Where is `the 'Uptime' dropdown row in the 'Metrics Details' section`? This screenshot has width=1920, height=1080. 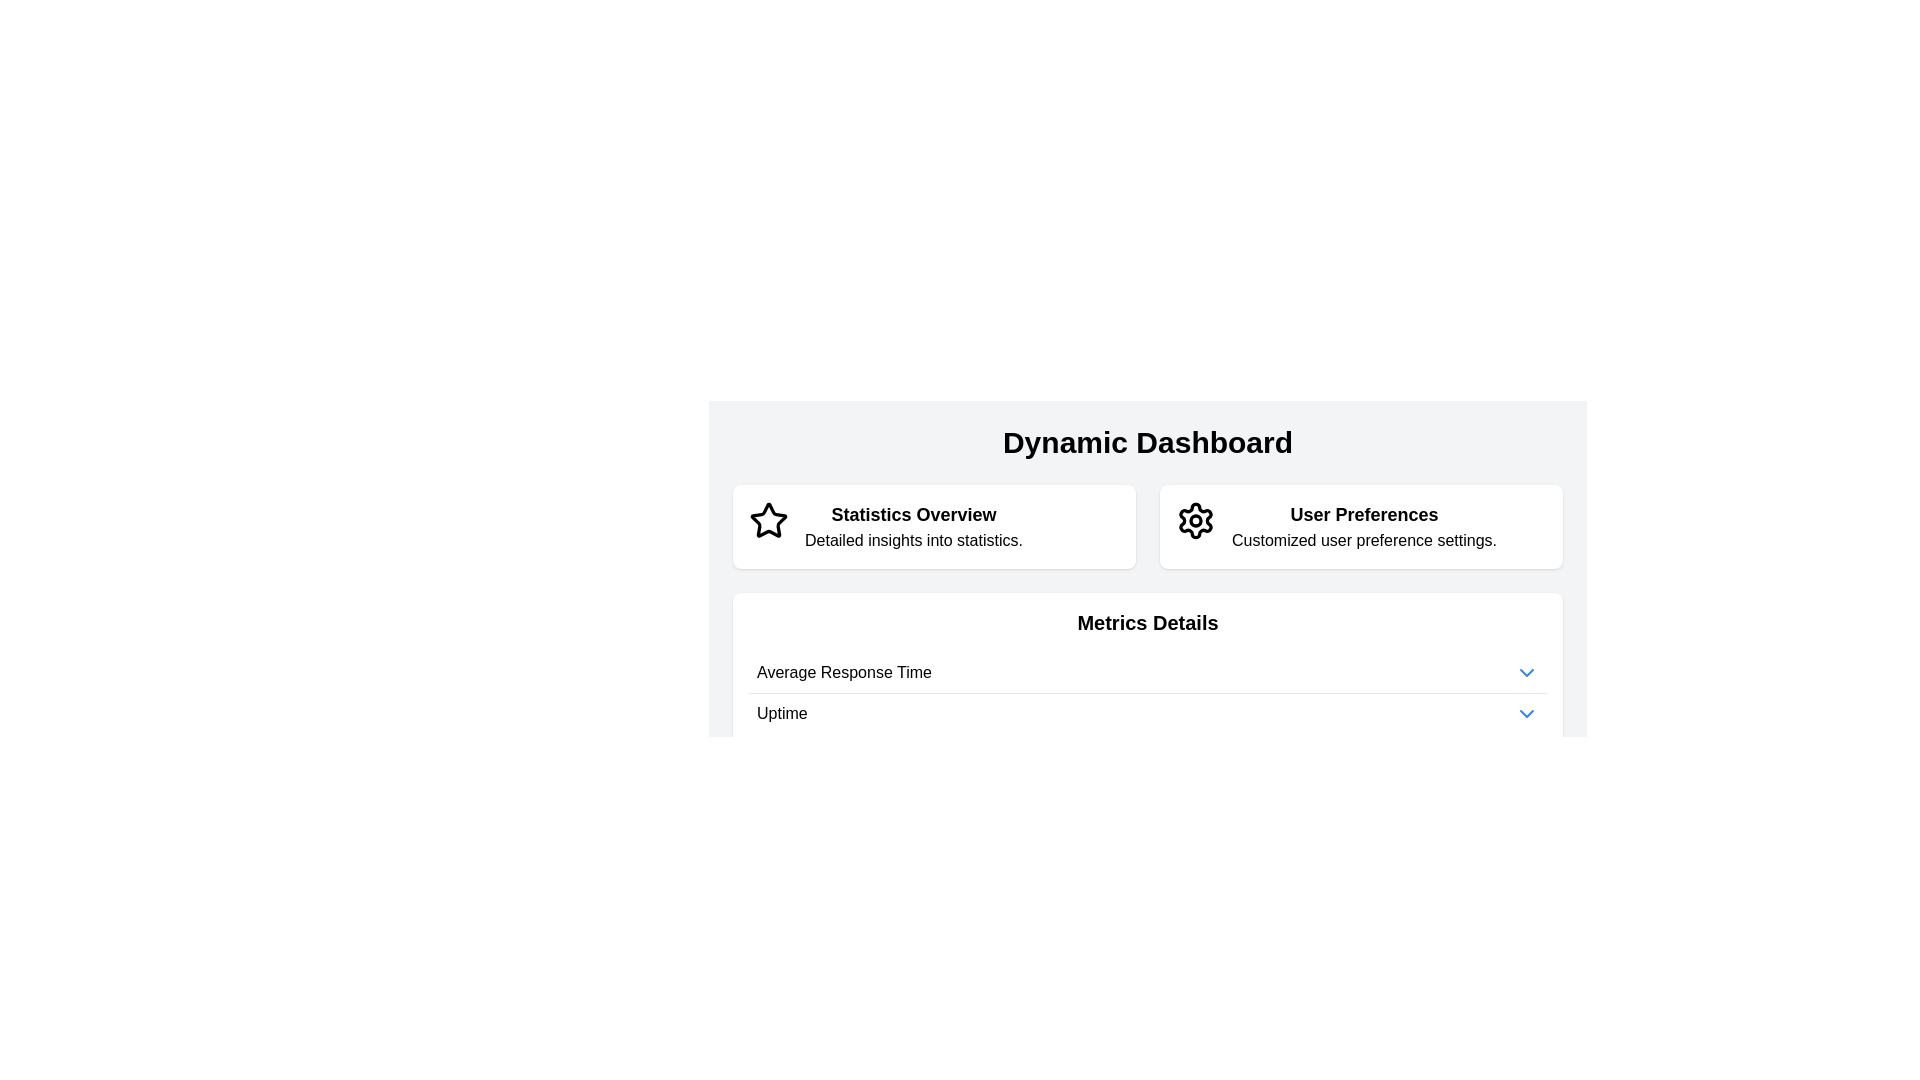 the 'Uptime' dropdown row in the 'Metrics Details' section is located at coordinates (1147, 712).